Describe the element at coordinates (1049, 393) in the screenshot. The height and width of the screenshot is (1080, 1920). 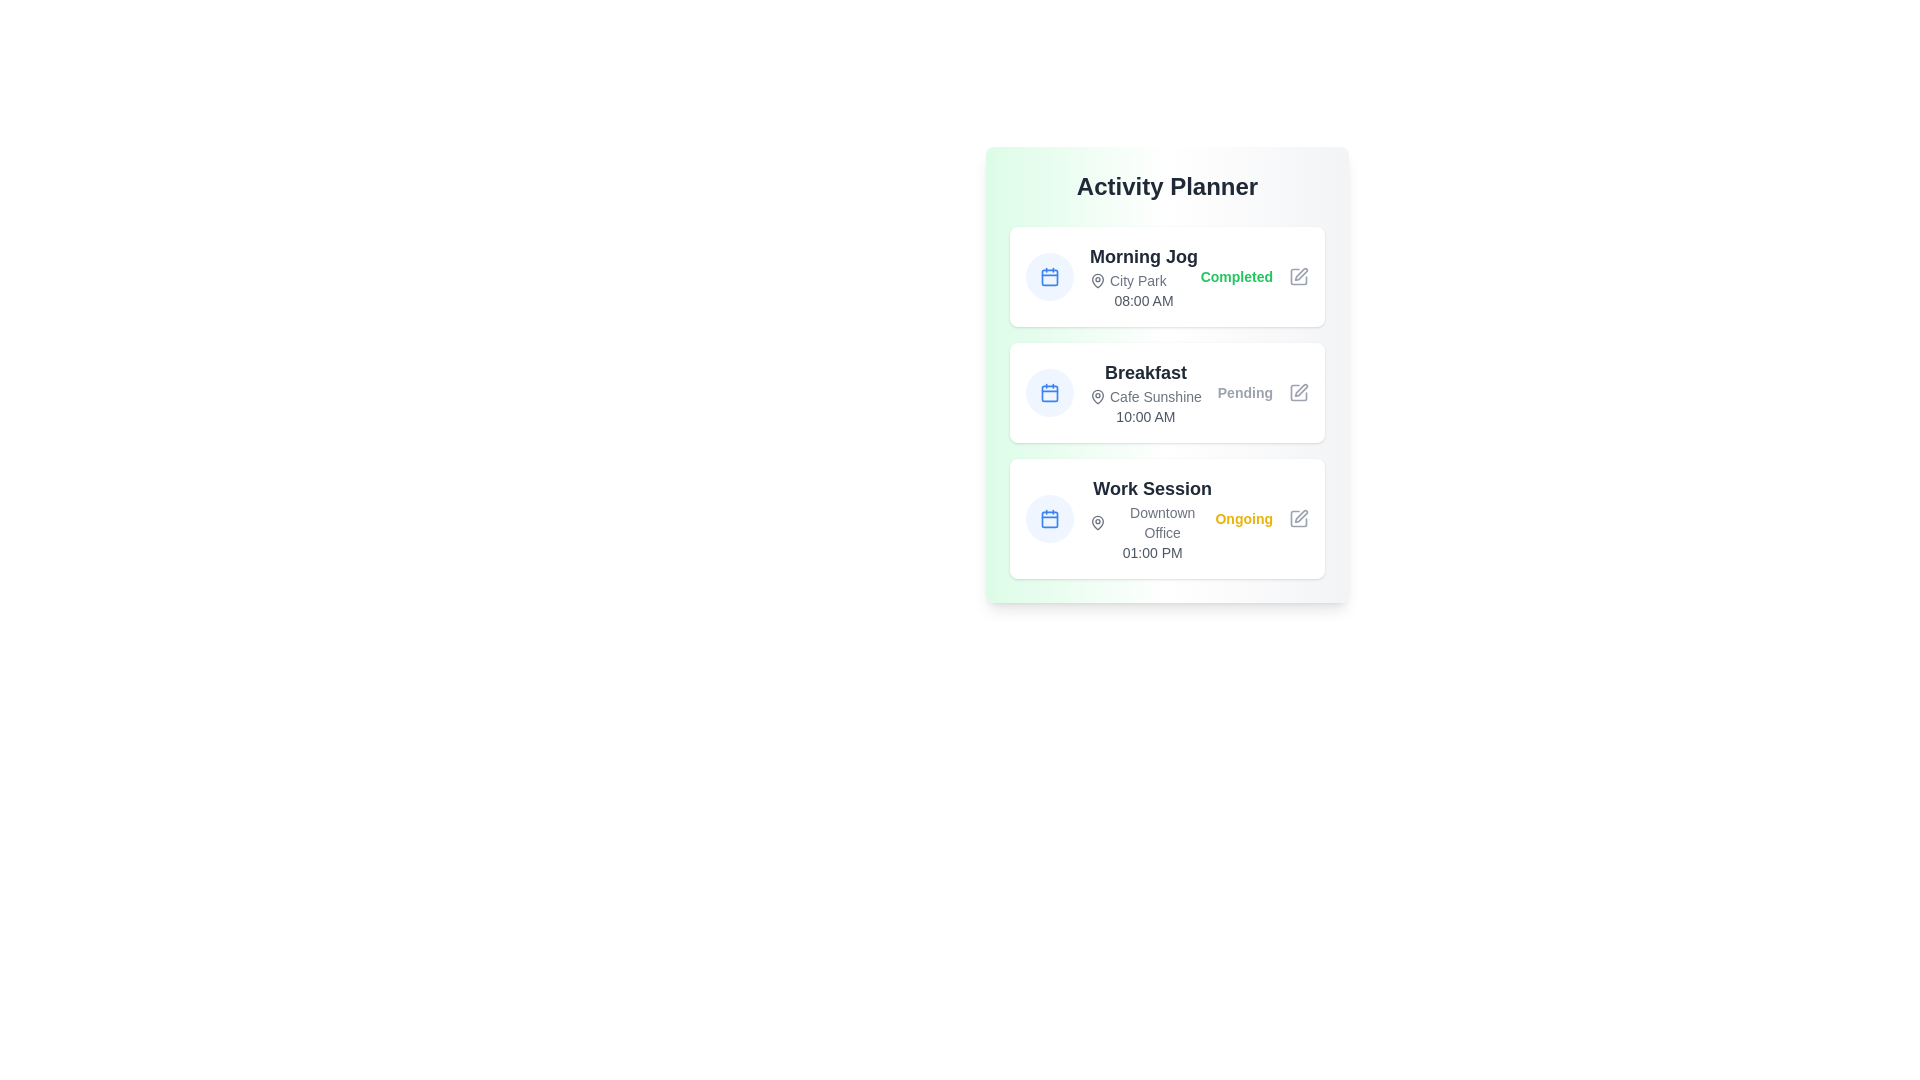
I see `the graphical icon component of the calendar icon that is positioned to the left of the 'Morning Jog' event entry in the 'Activity Planner' panel` at that location.